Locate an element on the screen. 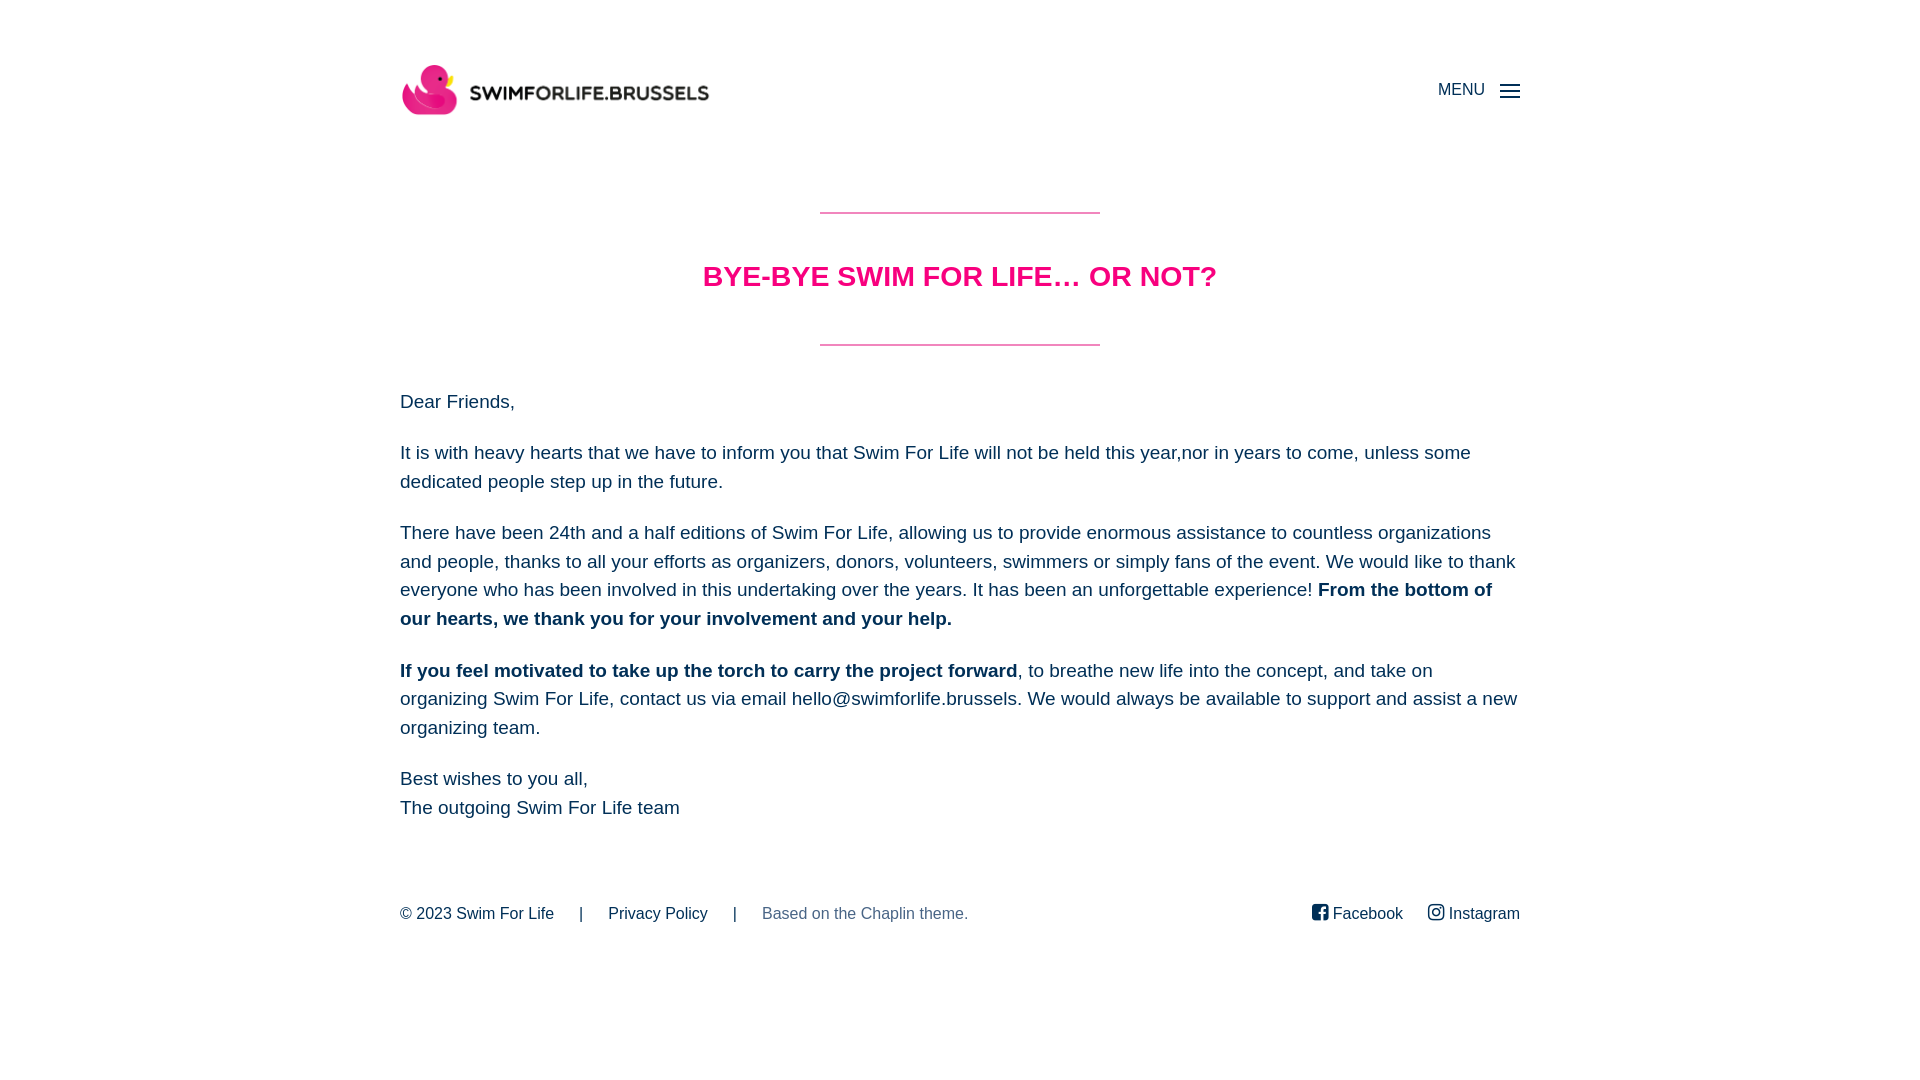 The height and width of the screenshot is (1080, 1920). 'MENU' is located at coordinates (1478, 88).